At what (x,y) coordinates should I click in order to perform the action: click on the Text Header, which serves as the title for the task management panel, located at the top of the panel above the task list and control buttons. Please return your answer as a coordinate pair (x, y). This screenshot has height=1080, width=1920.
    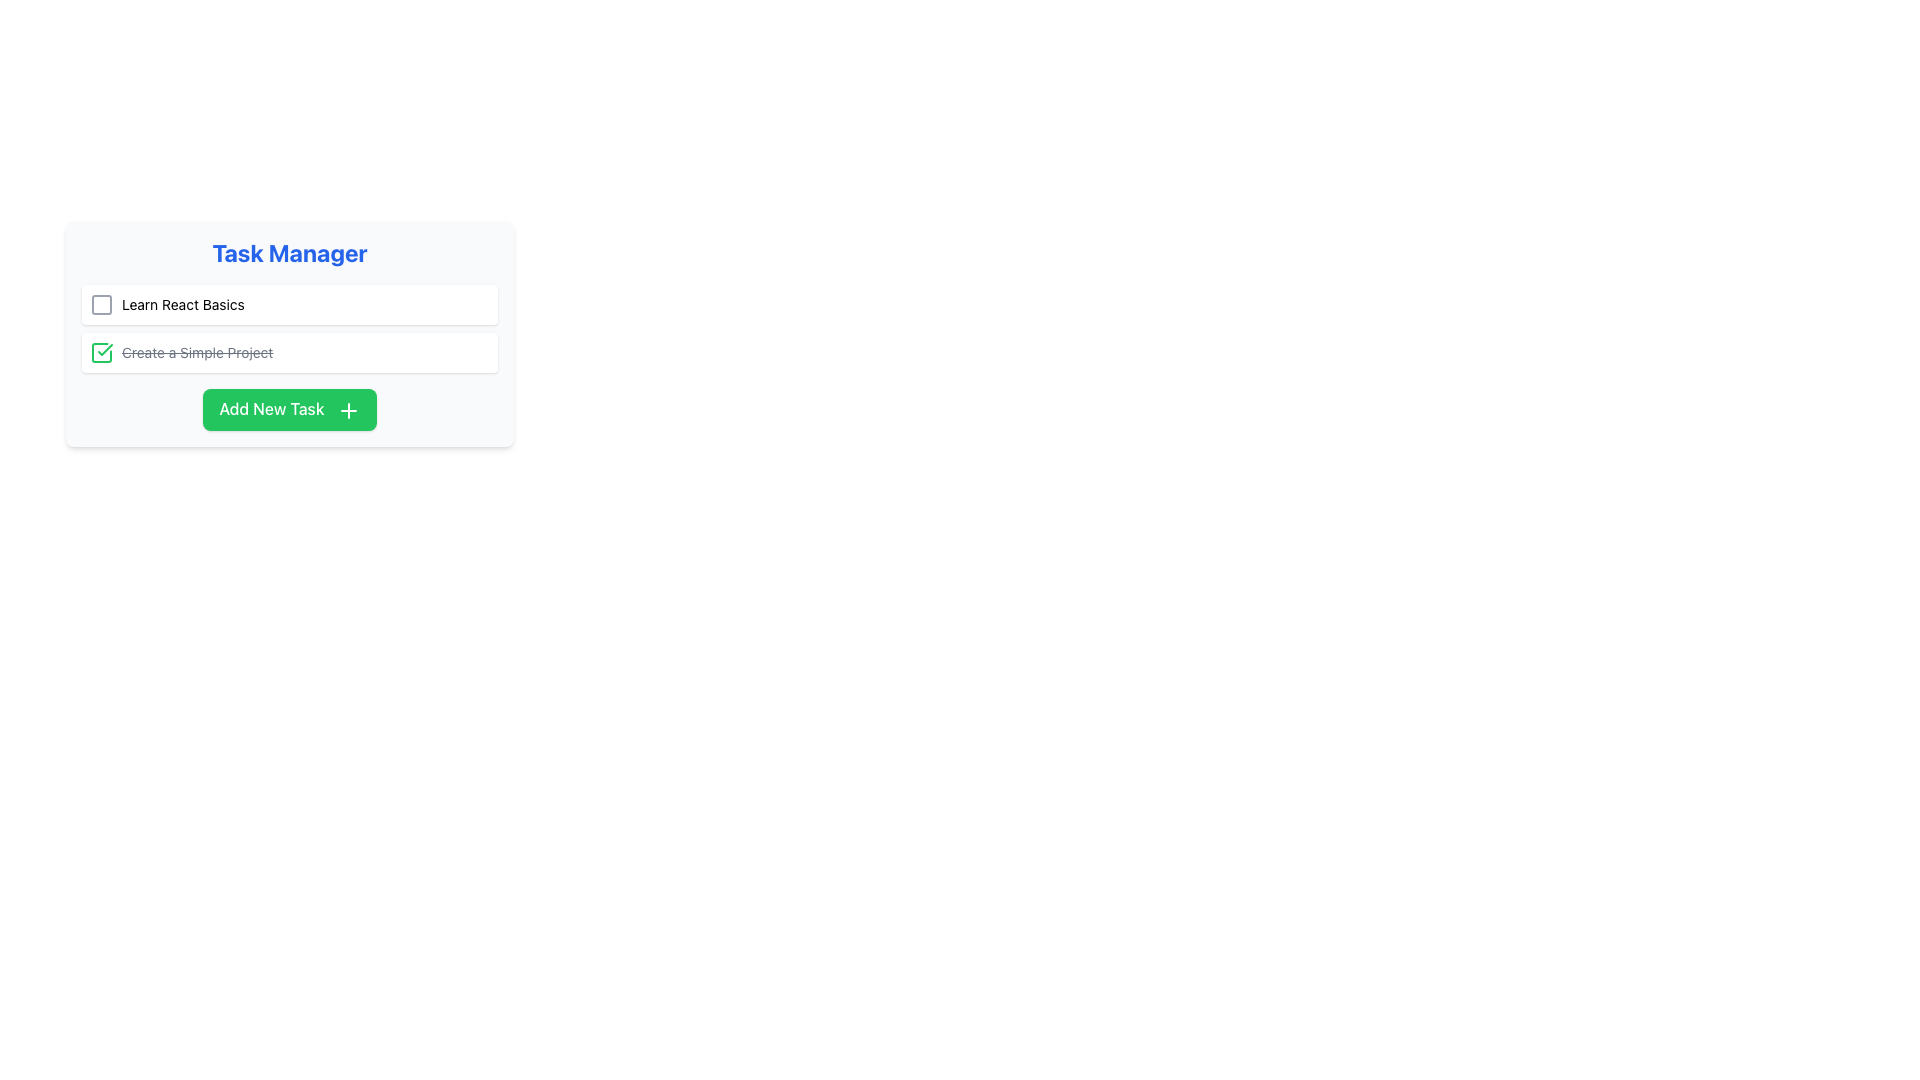
    Looking at the image, I should click on (288, 252).